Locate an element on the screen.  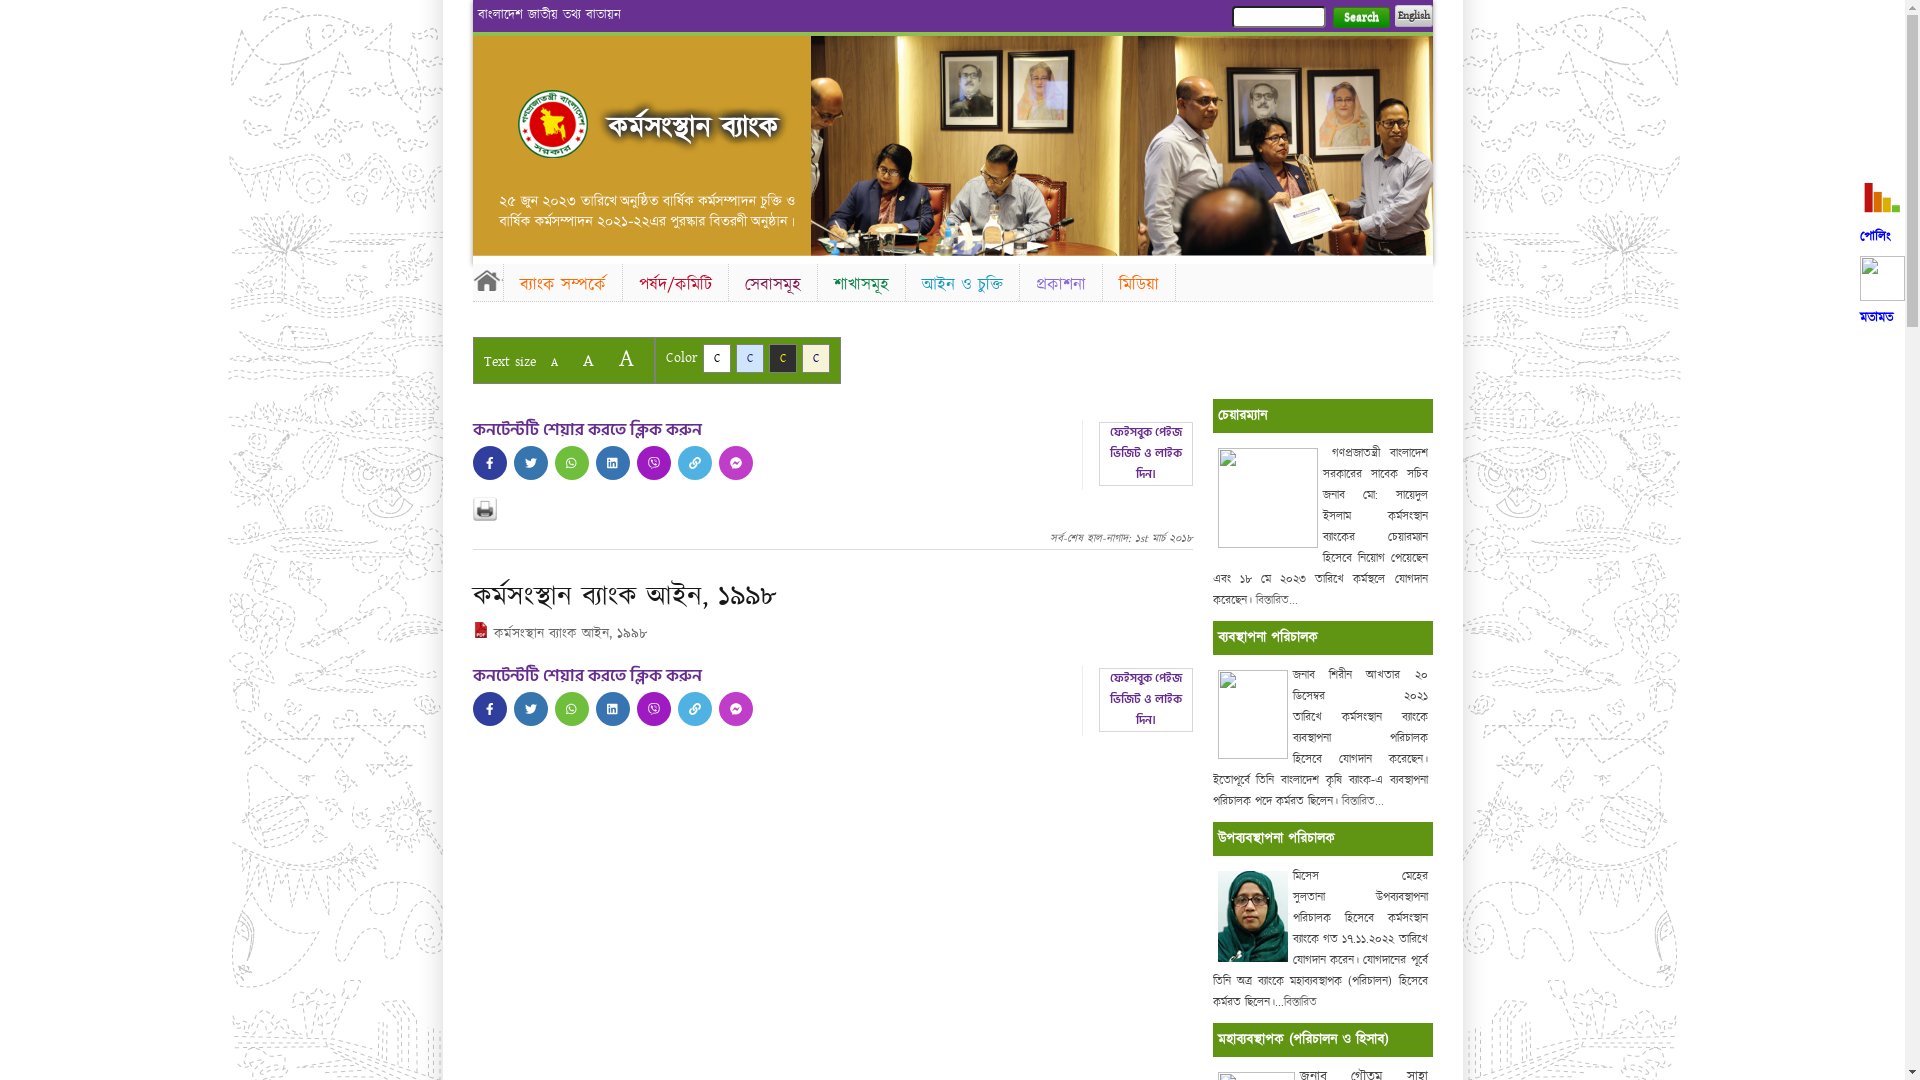
'C' is located at coordinates (701, 357).